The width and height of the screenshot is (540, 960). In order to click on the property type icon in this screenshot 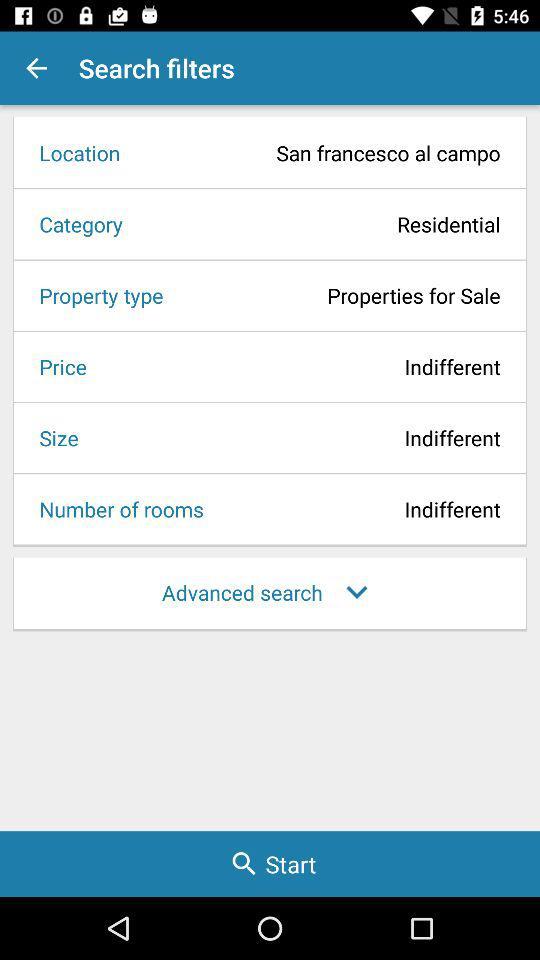, I will do `click(93, 294)`.